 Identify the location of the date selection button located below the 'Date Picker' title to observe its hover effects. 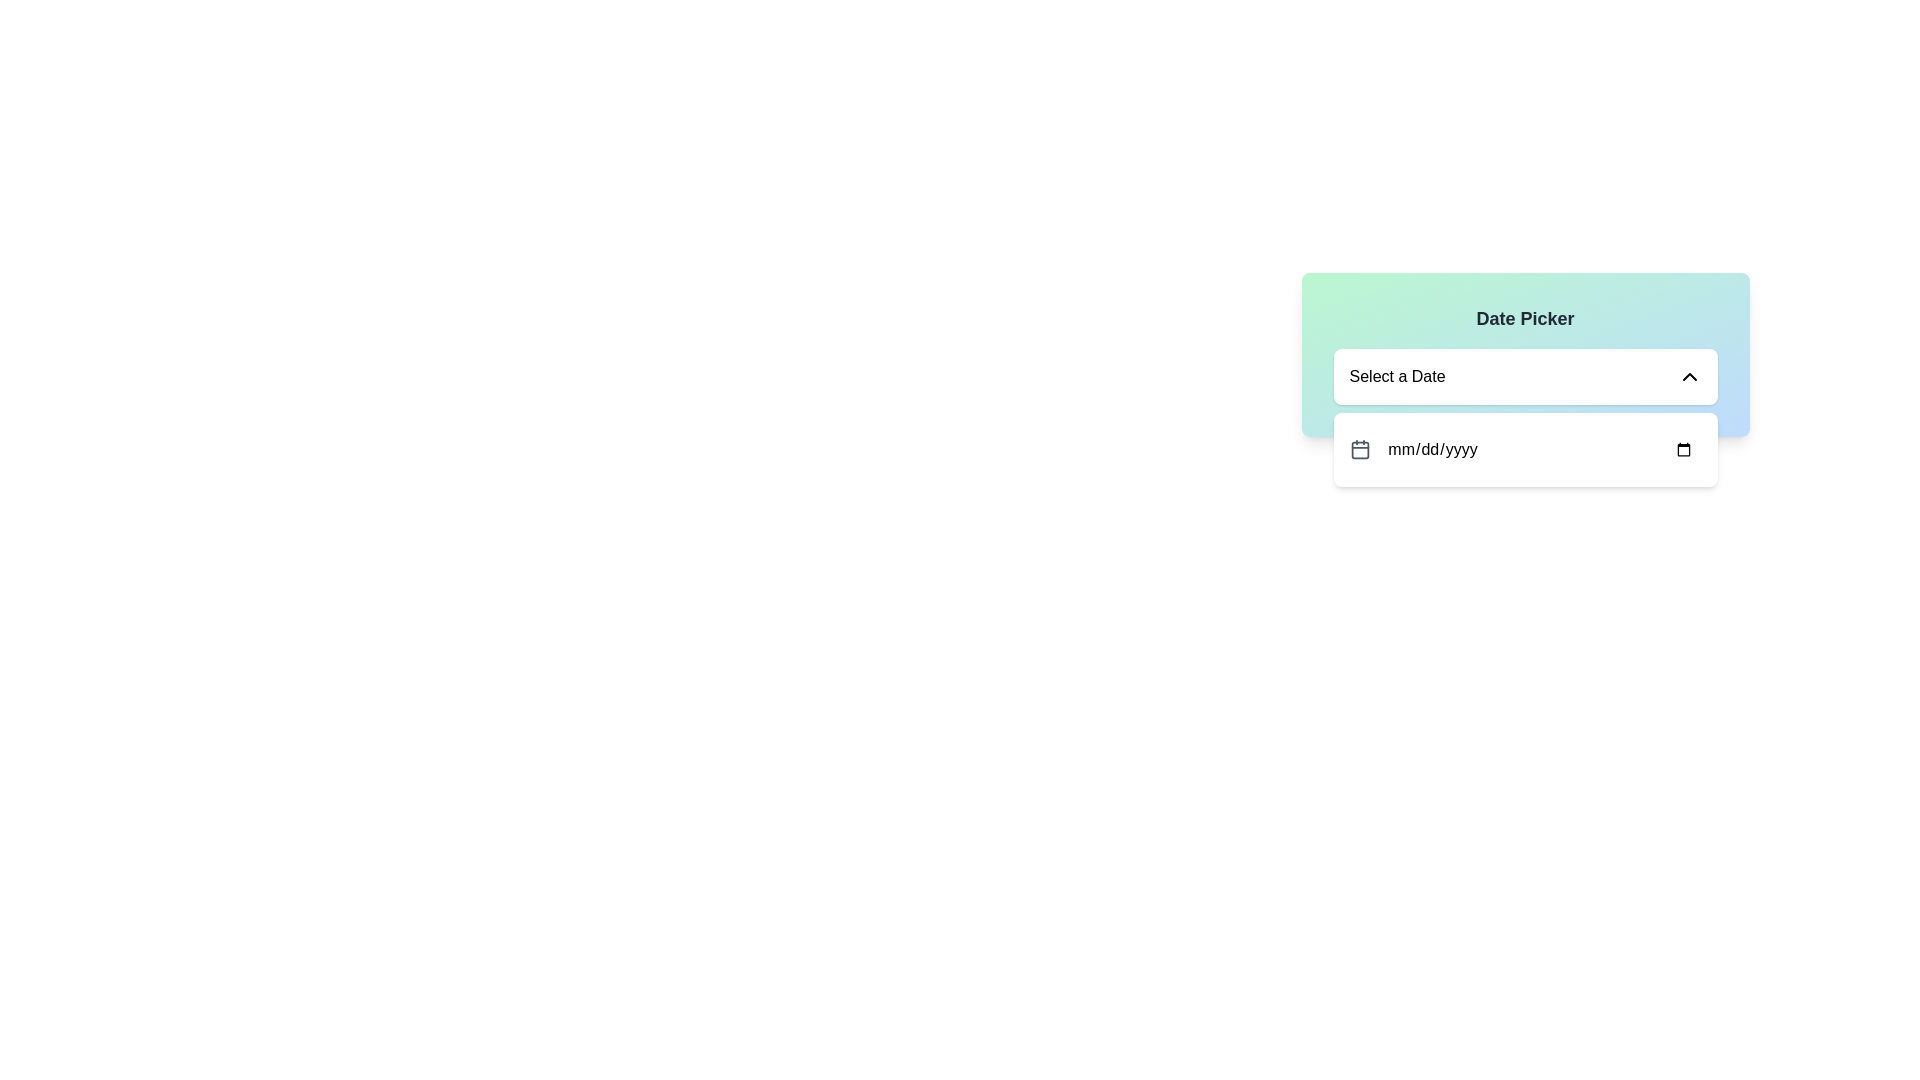
(1524, 377).